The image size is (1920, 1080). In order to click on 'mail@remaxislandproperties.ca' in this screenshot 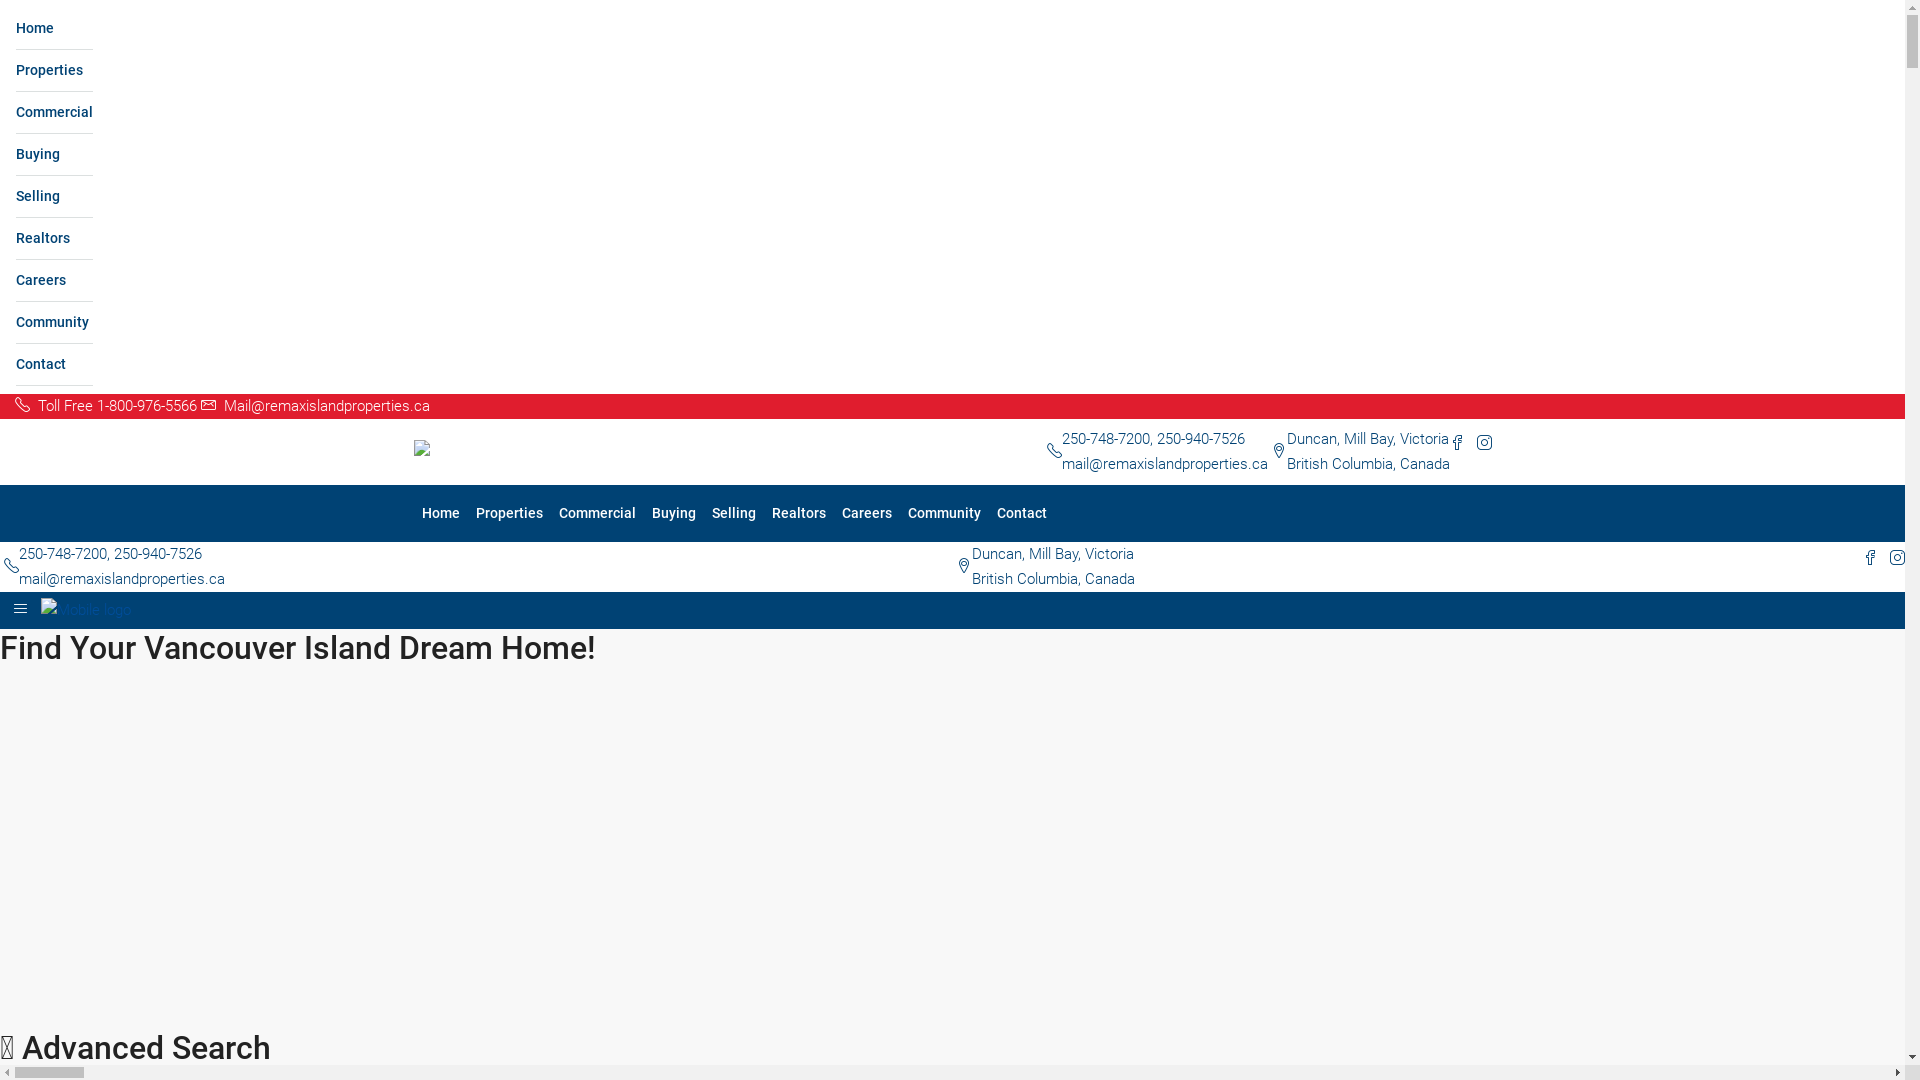, I will do `click(120, 578)`.